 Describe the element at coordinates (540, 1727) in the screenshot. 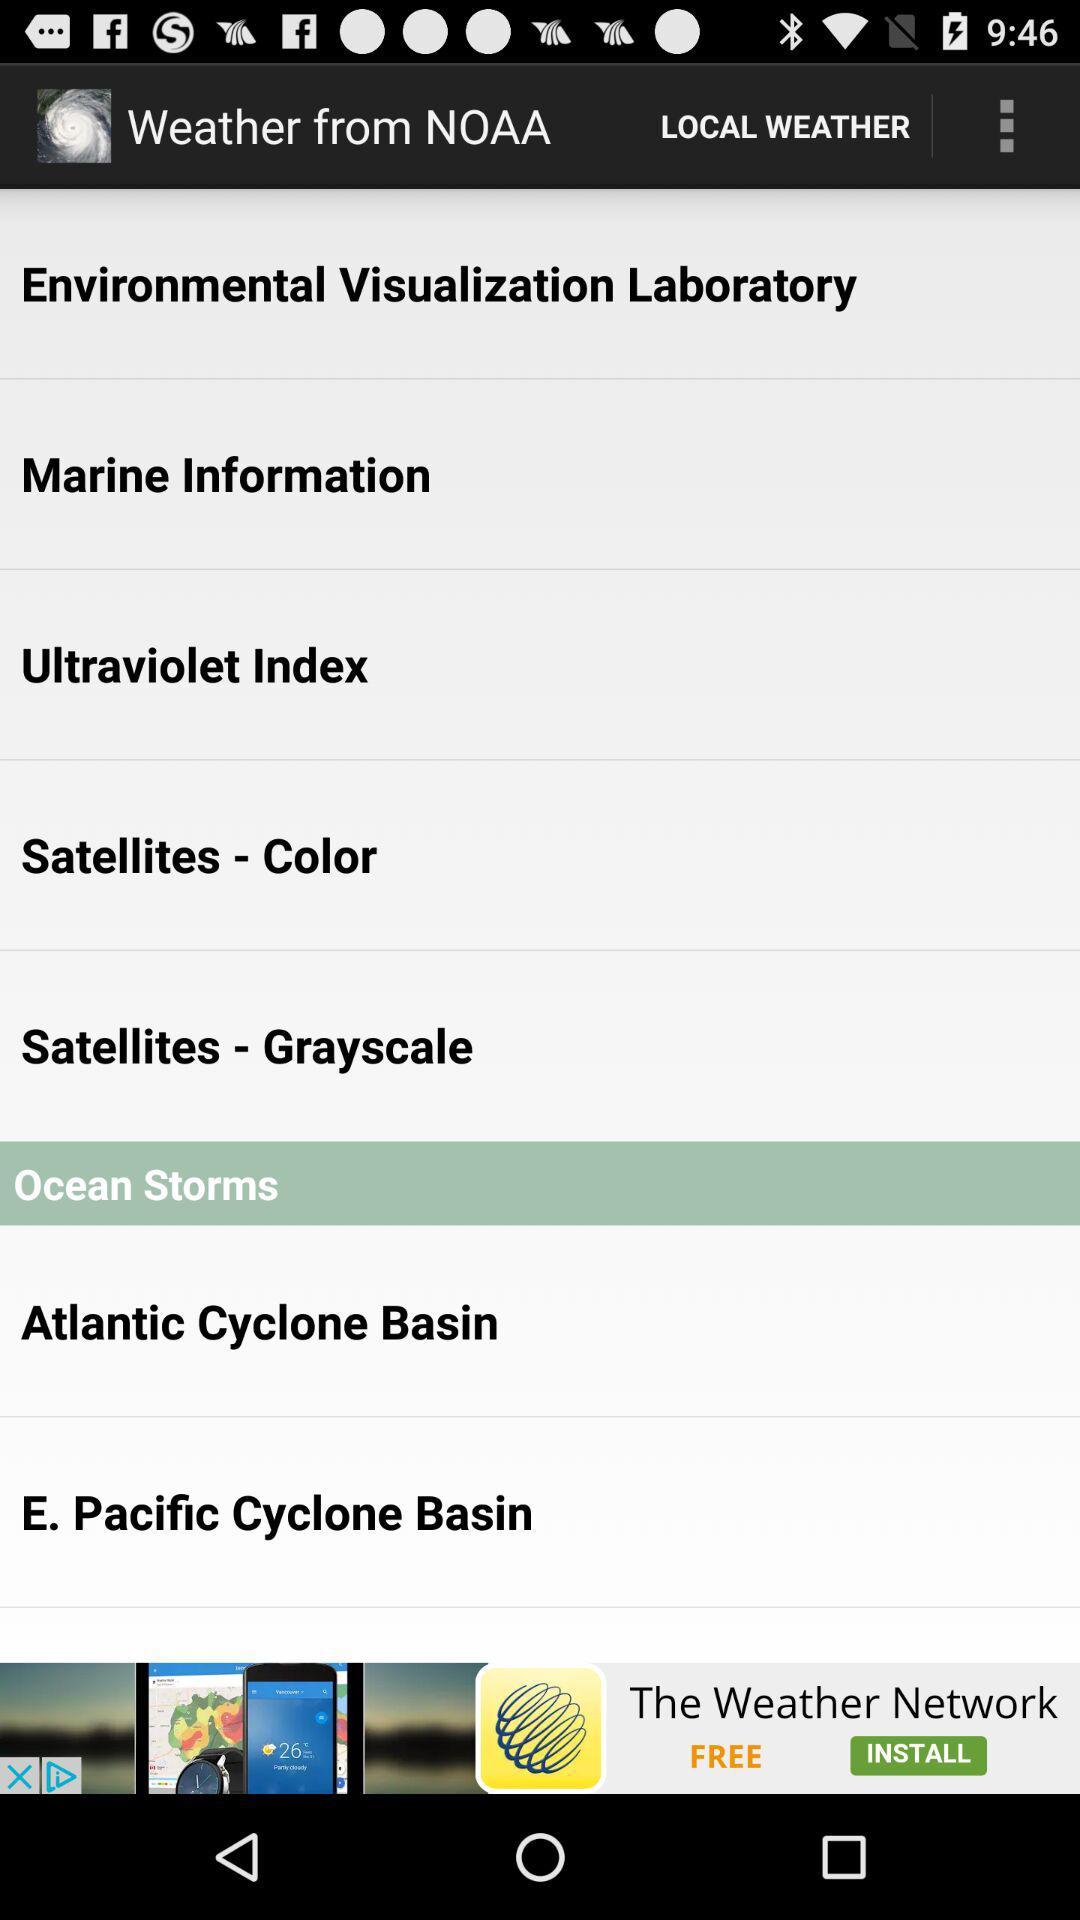

I see `connect to advertisement` at that location.